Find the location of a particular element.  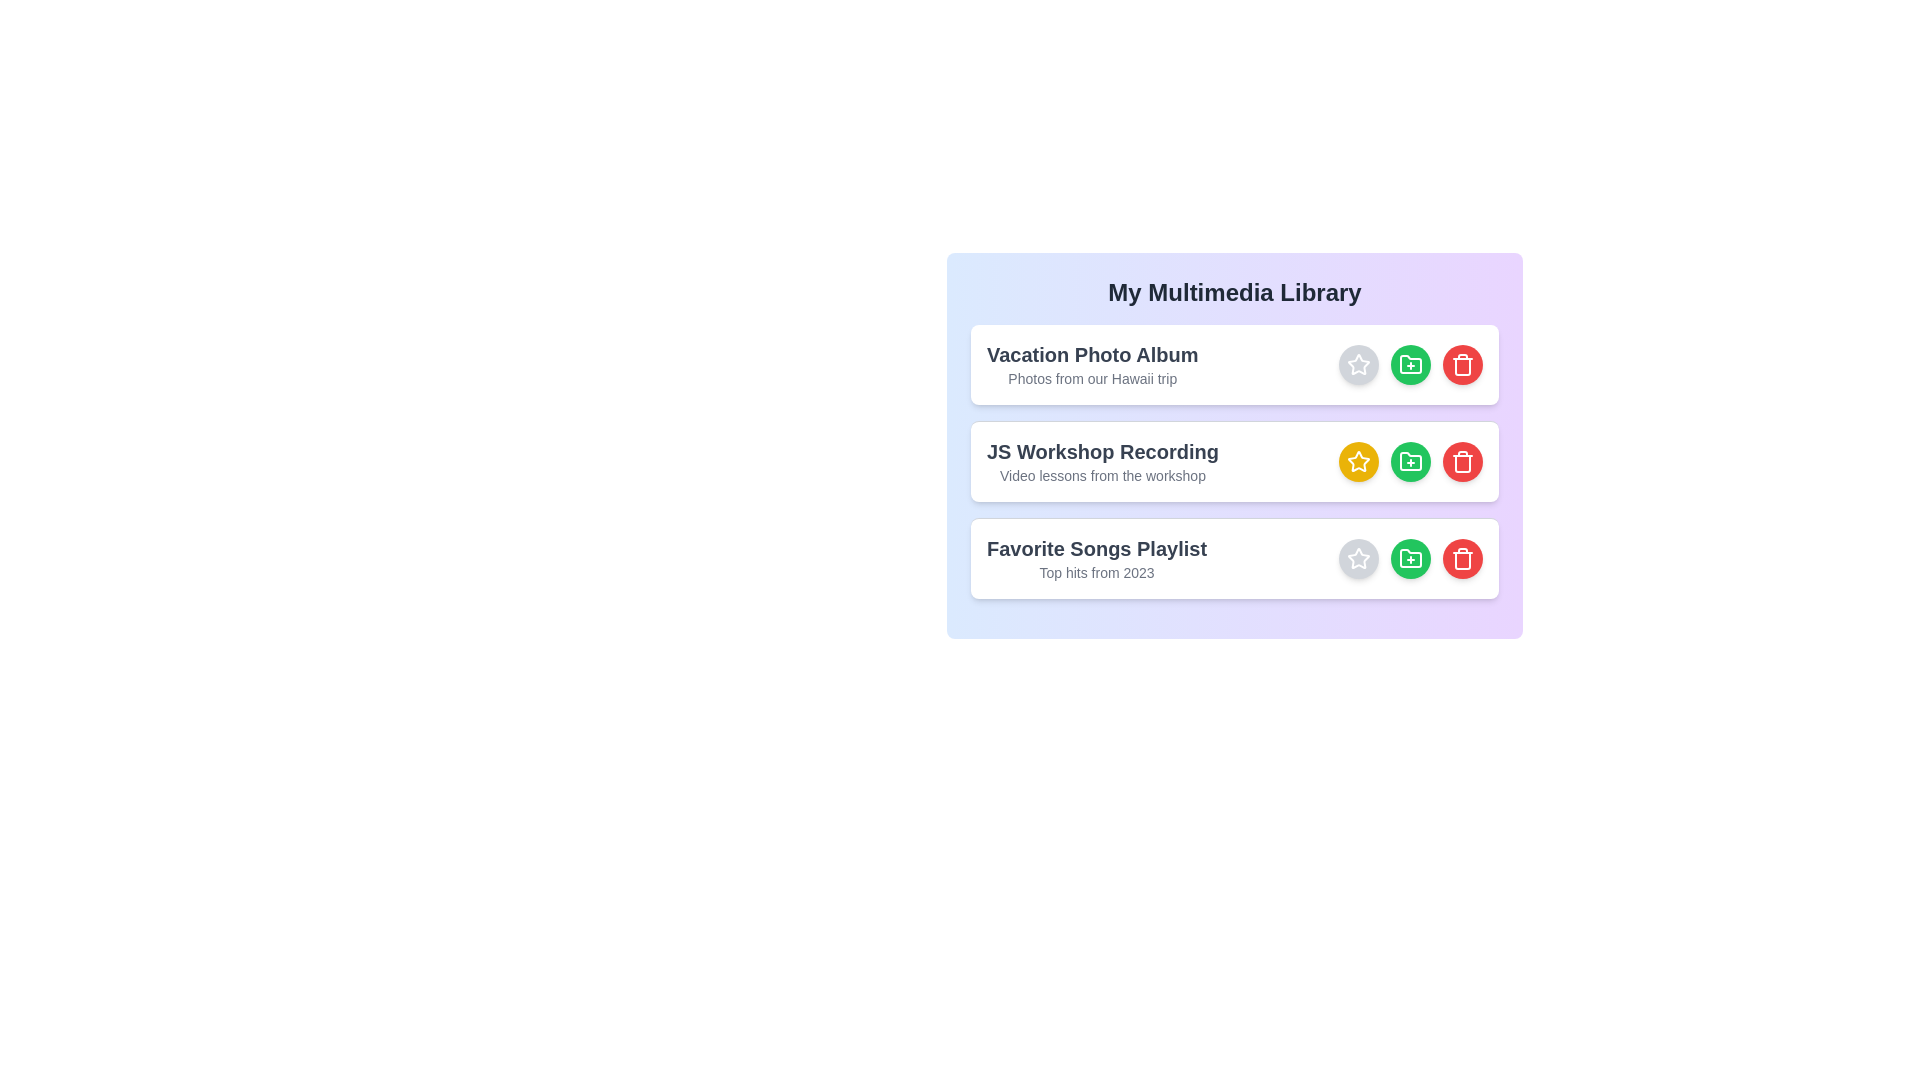

the Trash icon button located in the third row of the 'Favorite Songs Playlist' entry is located at coordinates (1463, 559).